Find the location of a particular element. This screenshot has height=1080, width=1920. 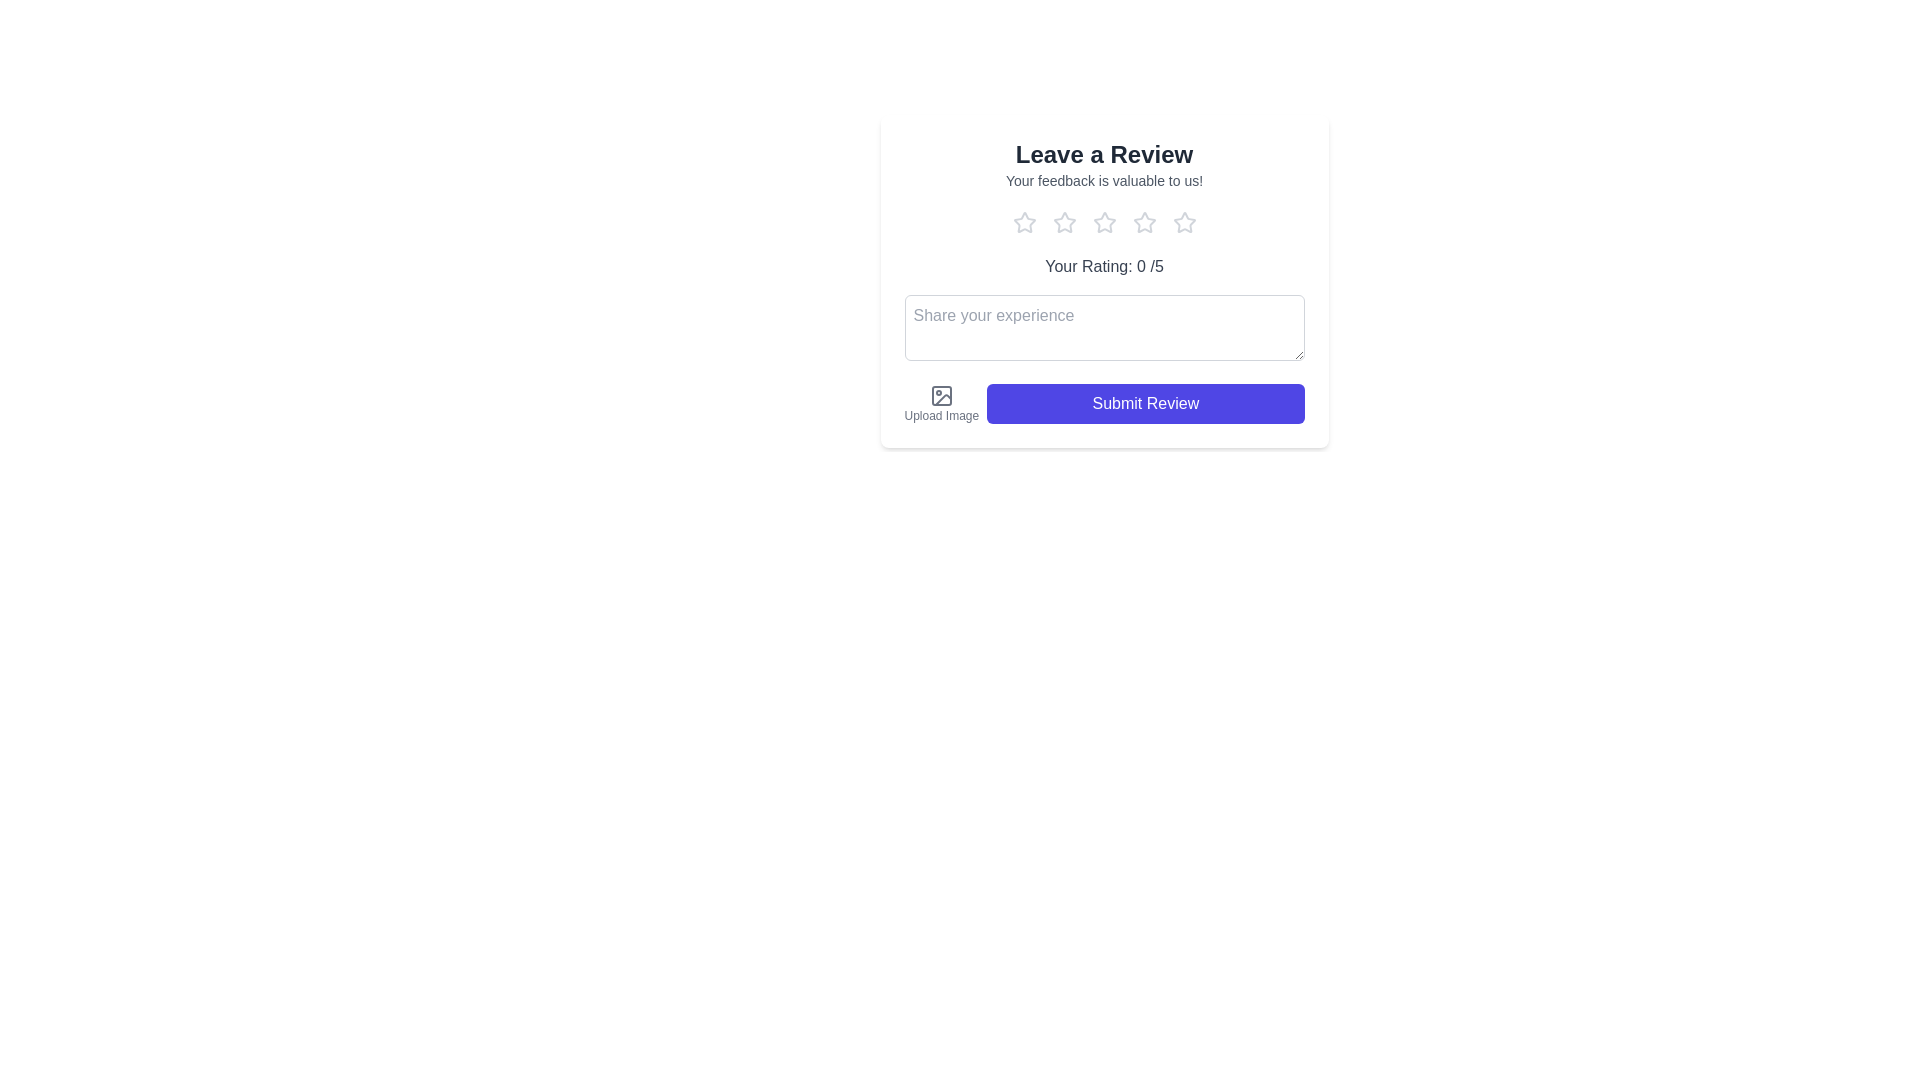

the feedback text area to focus it and allow text input is located at coordinates (1103, 326).